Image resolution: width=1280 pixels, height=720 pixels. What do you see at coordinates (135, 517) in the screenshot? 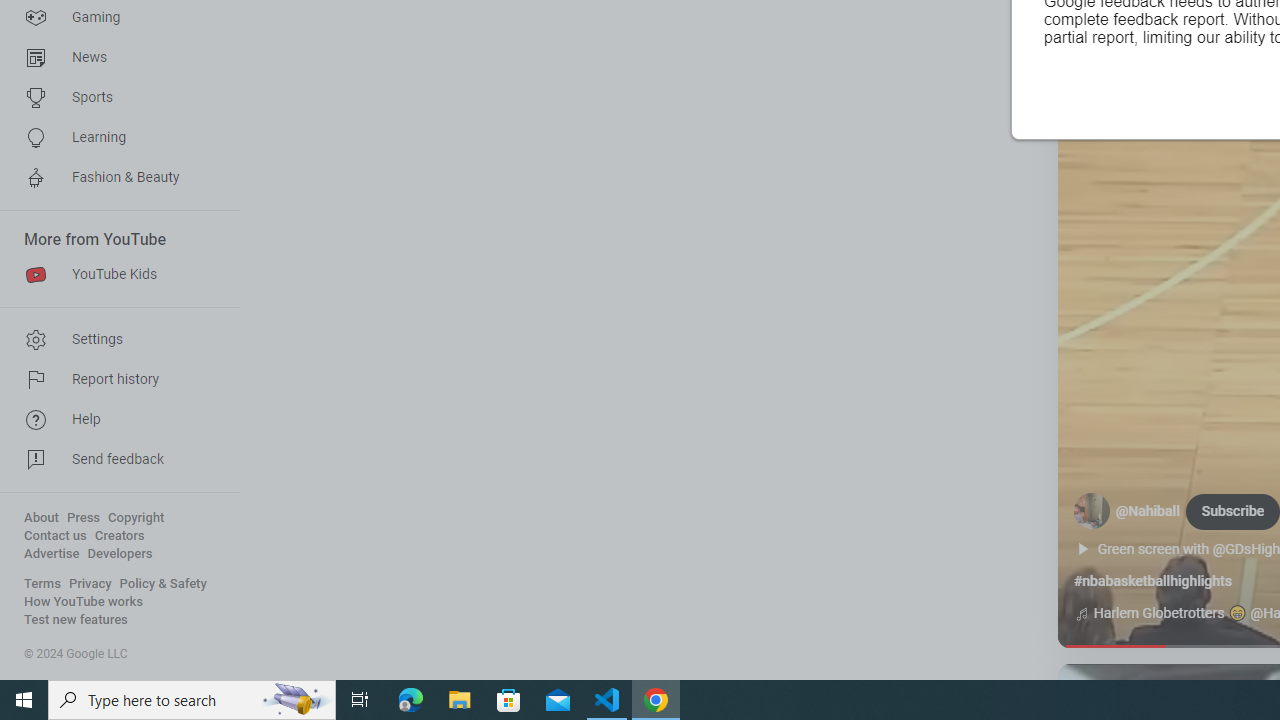
I see `'Copyright'` at bounding box center [135, 517].